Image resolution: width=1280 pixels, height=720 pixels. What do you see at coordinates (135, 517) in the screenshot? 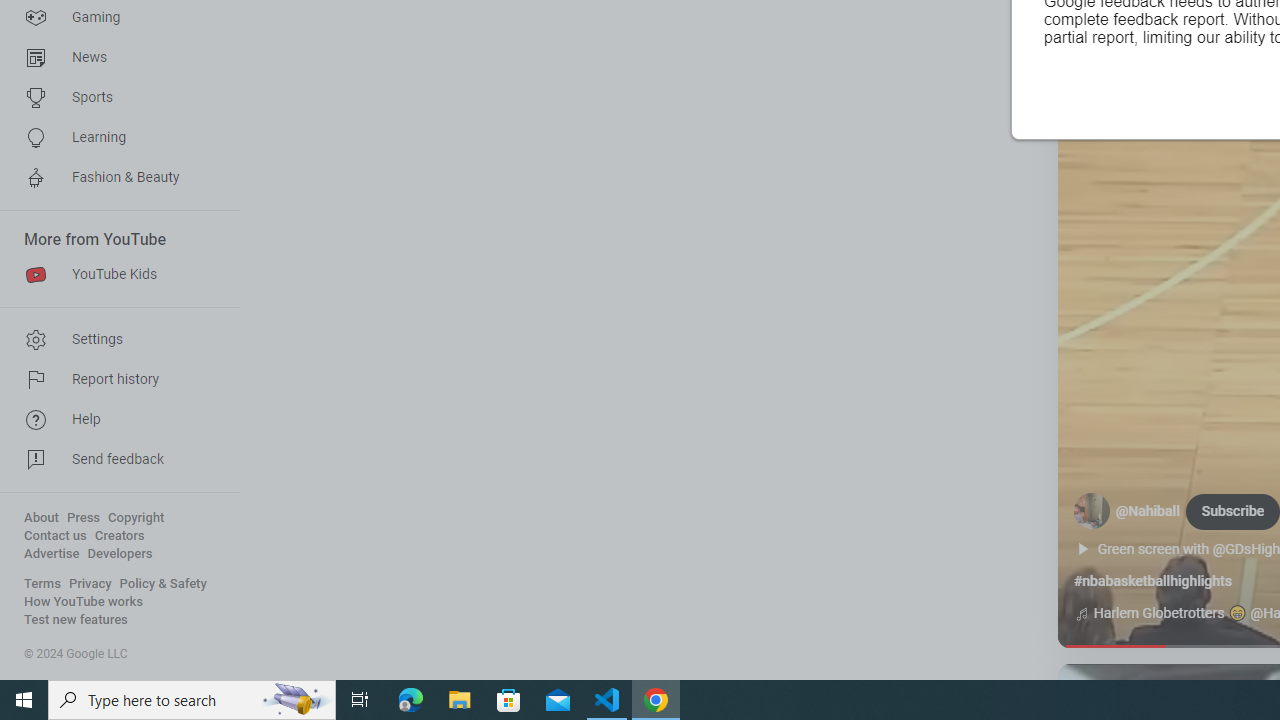
I see `'Copyright'` at bounding box center [135, 517].